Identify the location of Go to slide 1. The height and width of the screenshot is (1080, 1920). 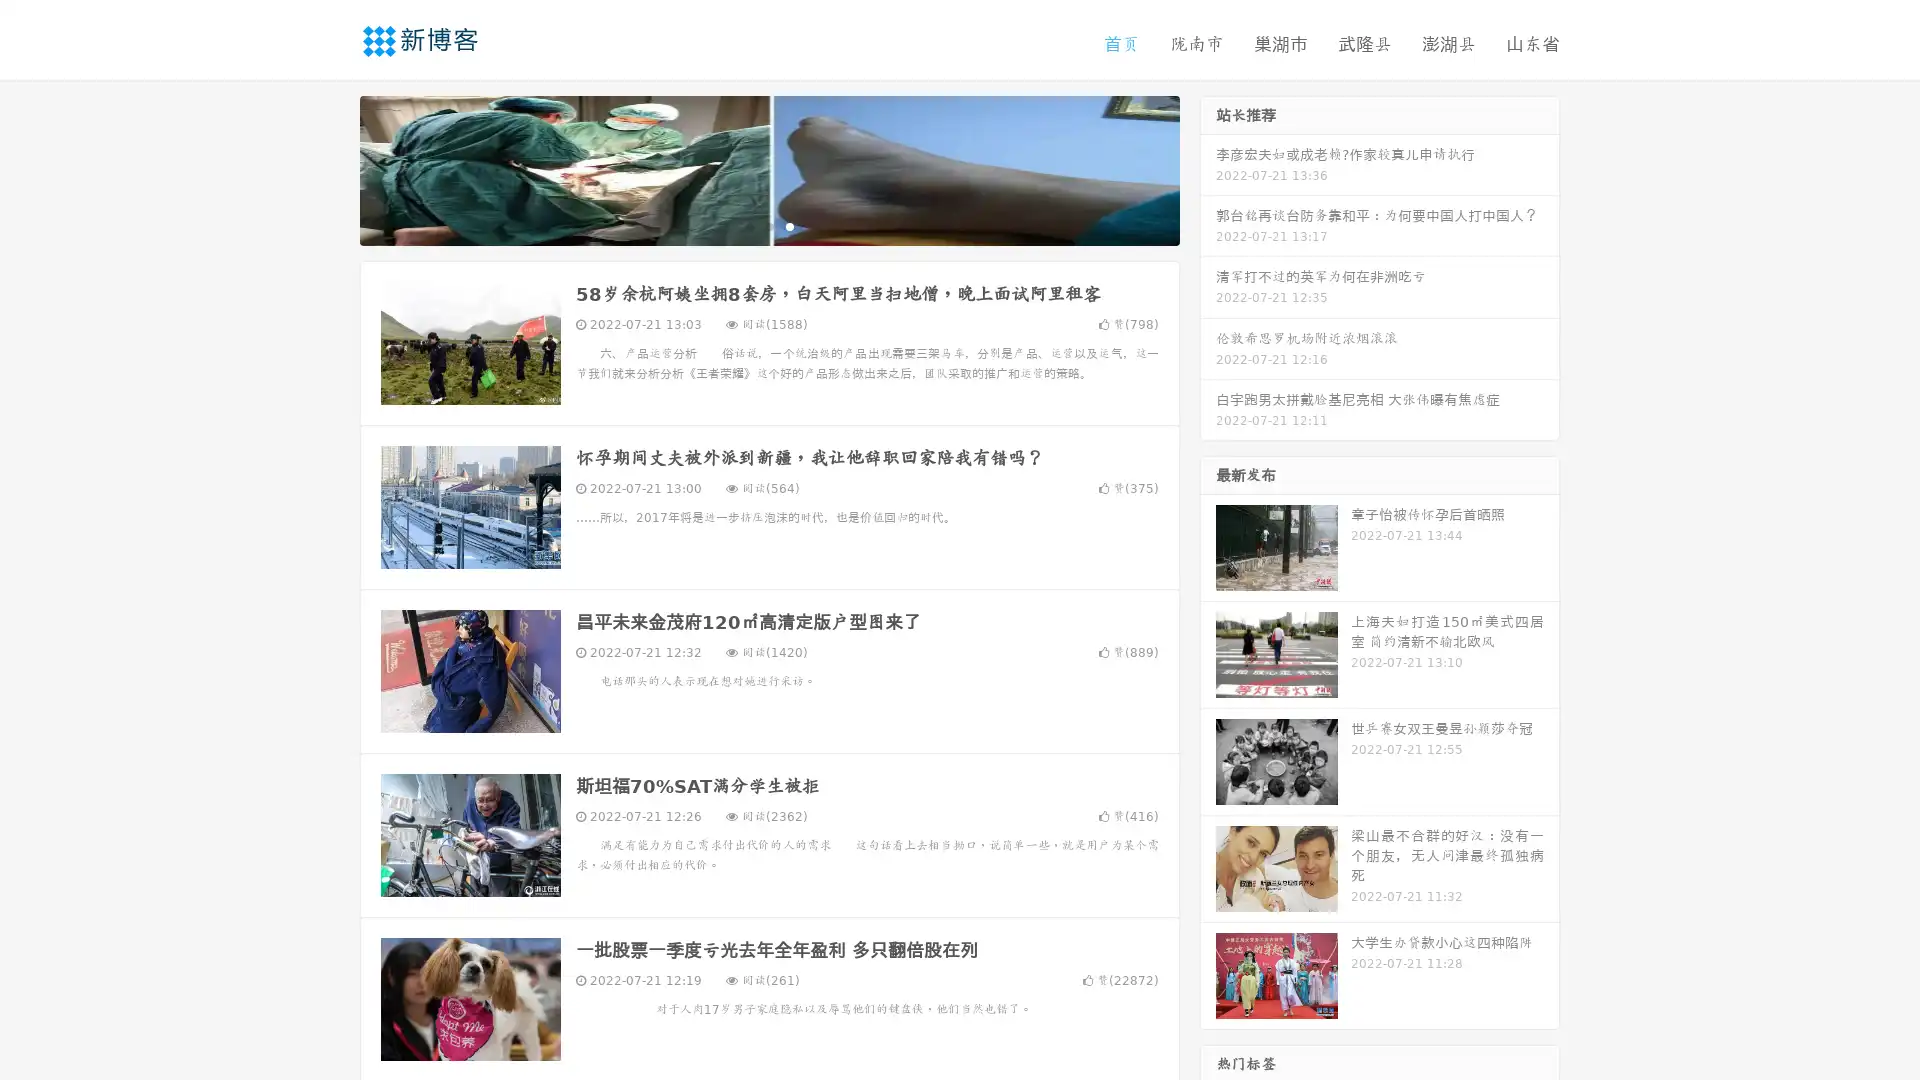
(748, 225).